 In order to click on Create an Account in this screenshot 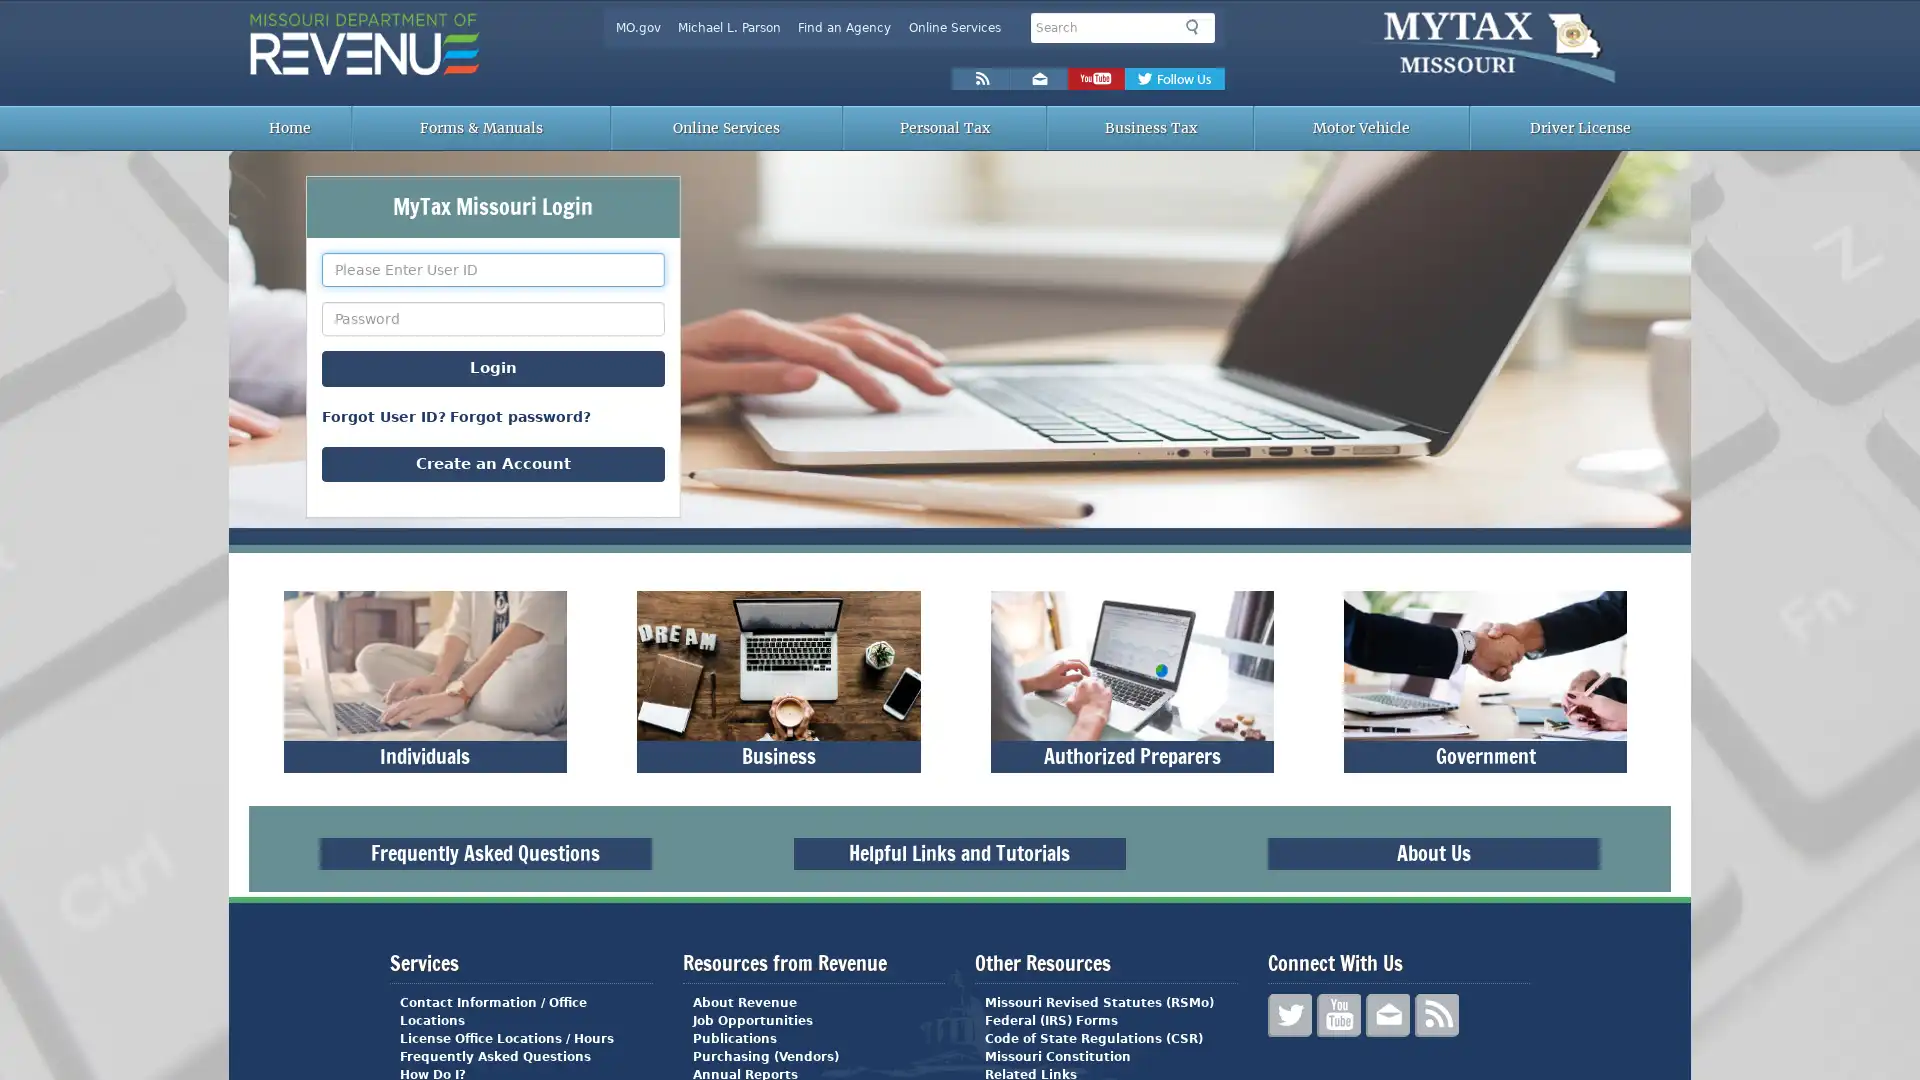, I will do `click(493, 463)`.